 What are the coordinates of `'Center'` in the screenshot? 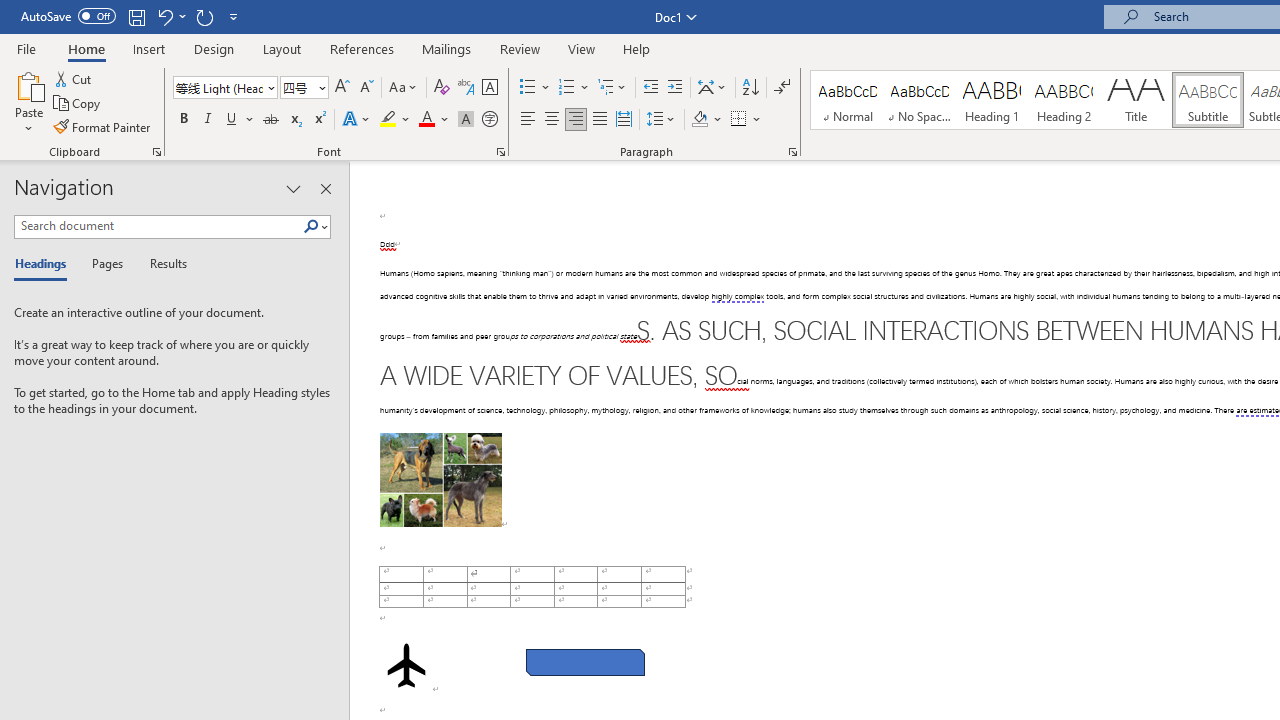 It's located at (552, 119).